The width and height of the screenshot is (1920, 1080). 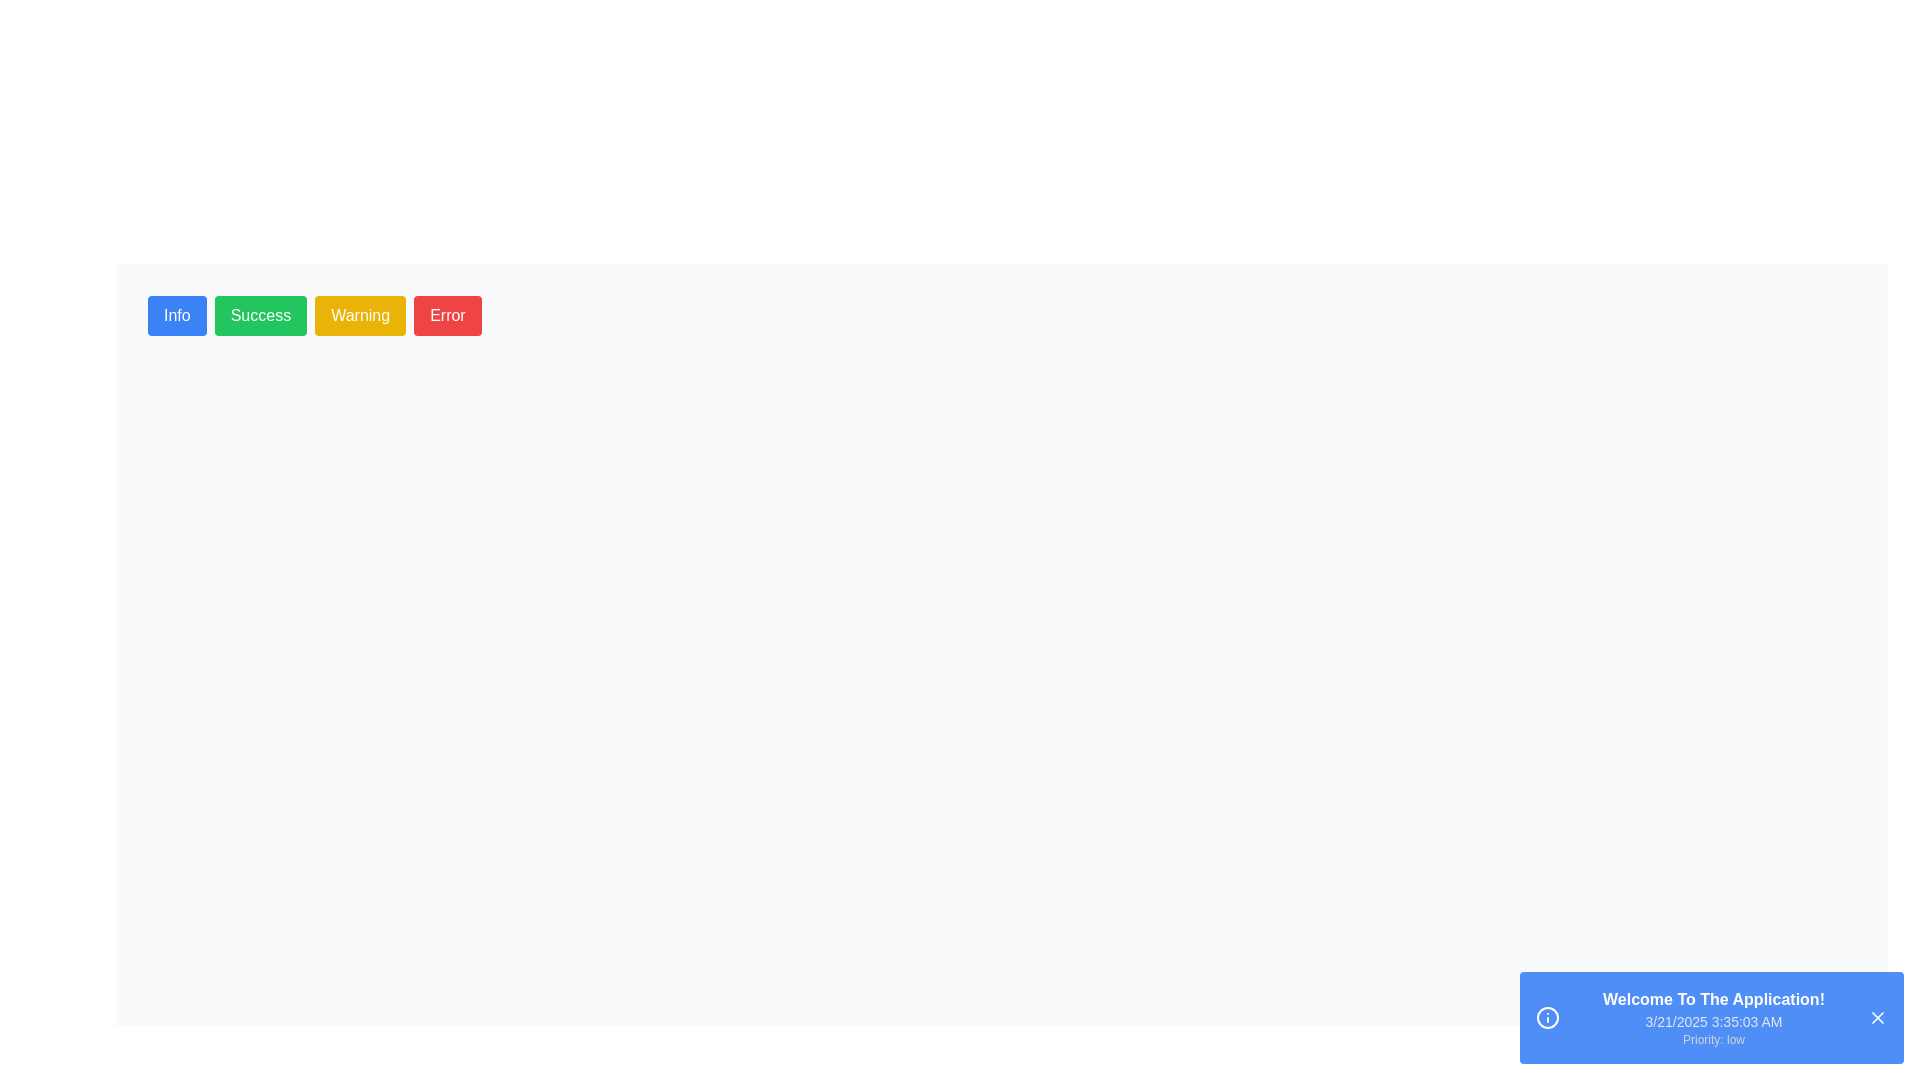 What do you see at coordinates (1876, 1018) in the screenshot?
I see `the close button located in the bottom-right corner of the notification panel titled 'Welcome to the application!'` at bounding box center [1876, 1018].